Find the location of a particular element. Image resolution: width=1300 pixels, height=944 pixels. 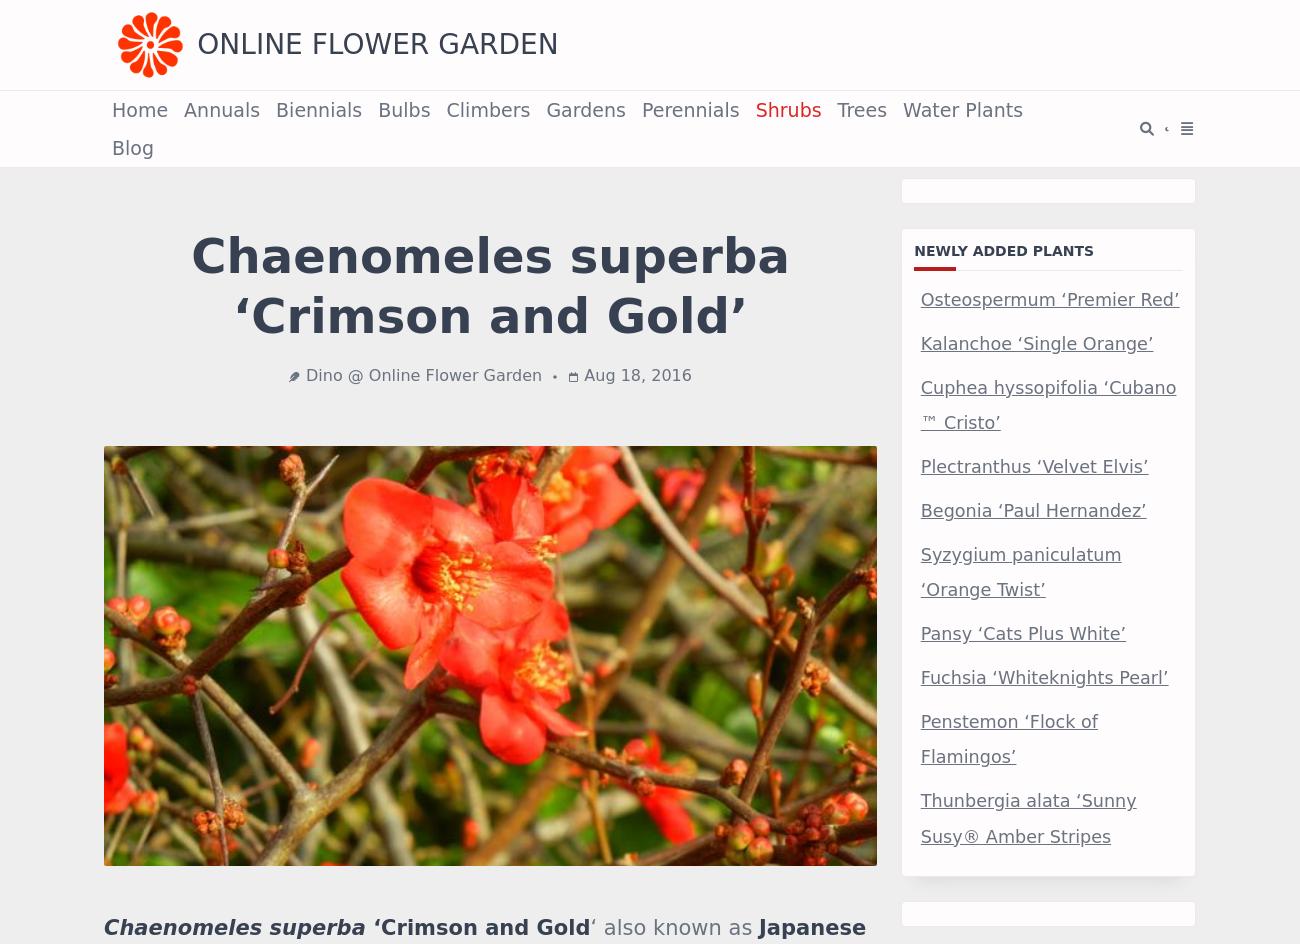

'Share This Page:' is located at coordinates (190, 709).